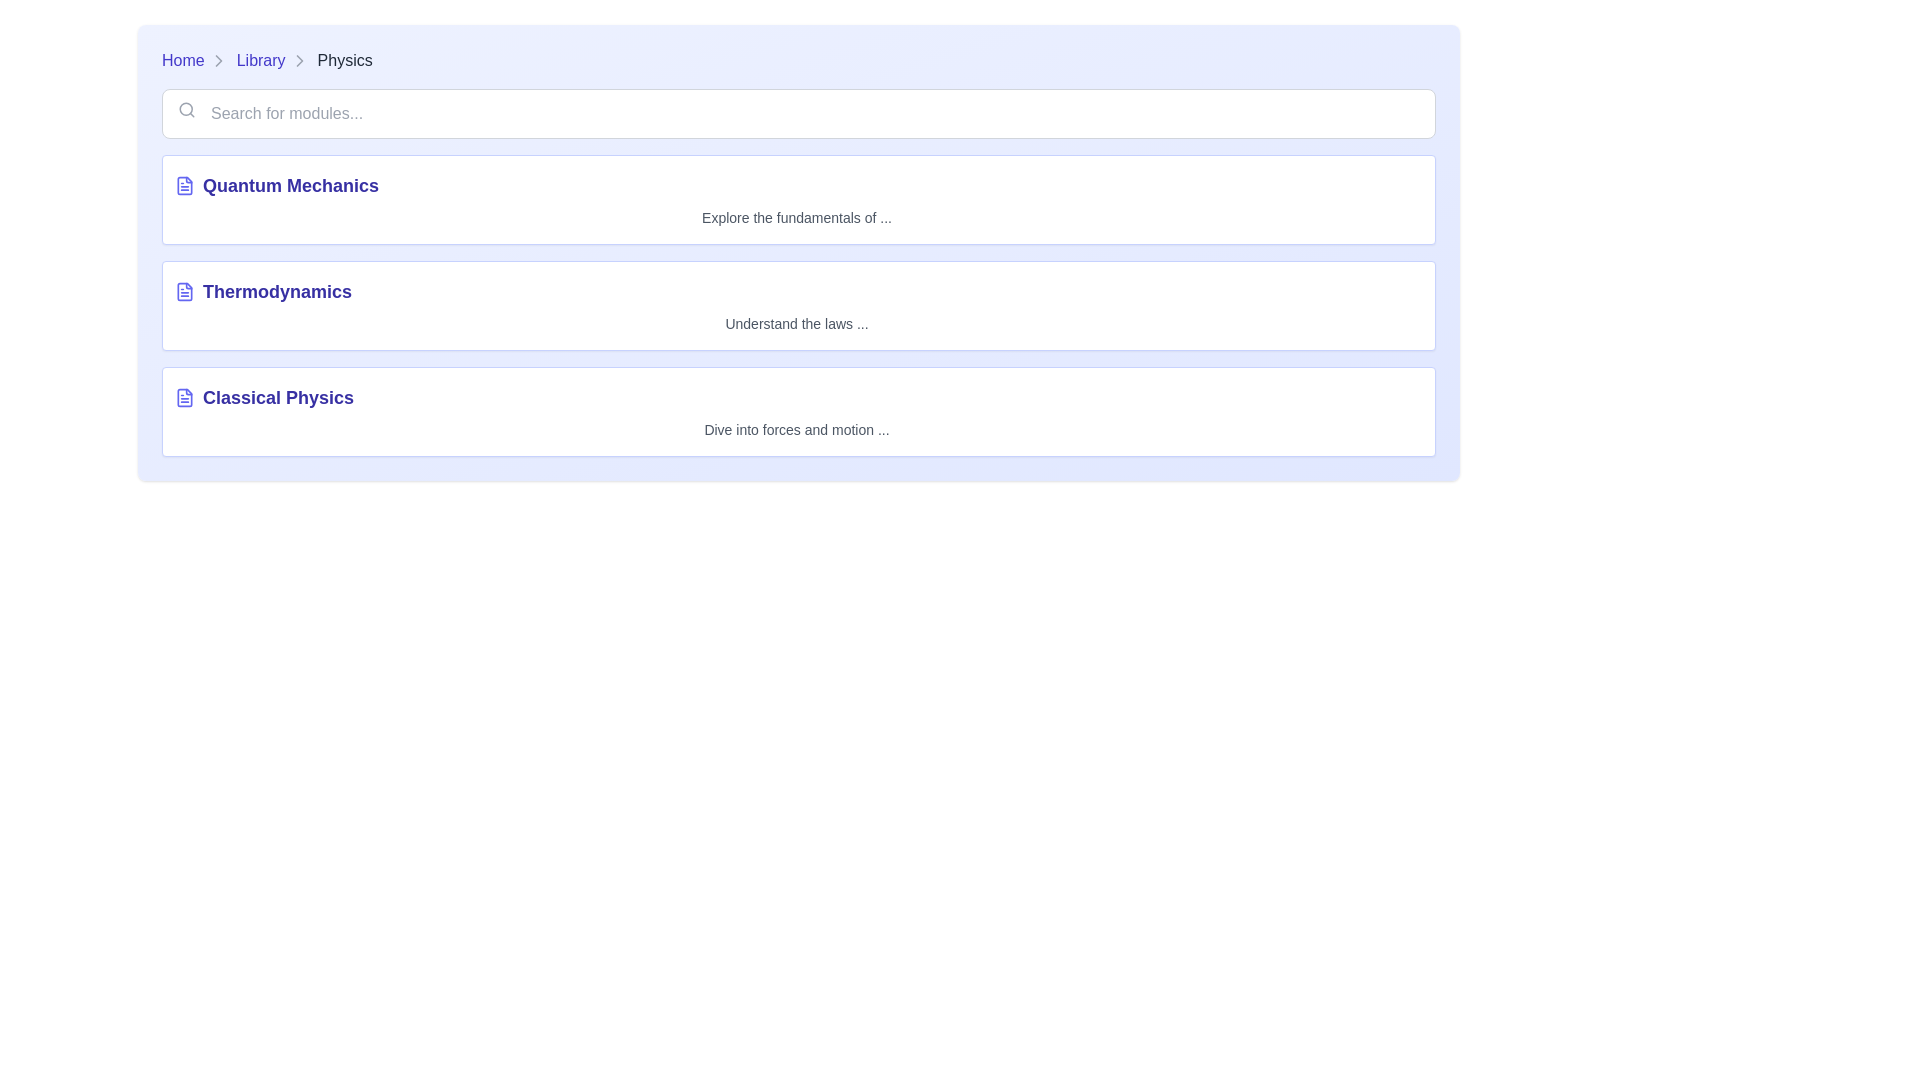 This screenshot has height=1080, width=1920. Describe the element at coordinates (272, 60) in the screenshot. I see `the 'Library' link in the breadcrumb navigation` at that location.